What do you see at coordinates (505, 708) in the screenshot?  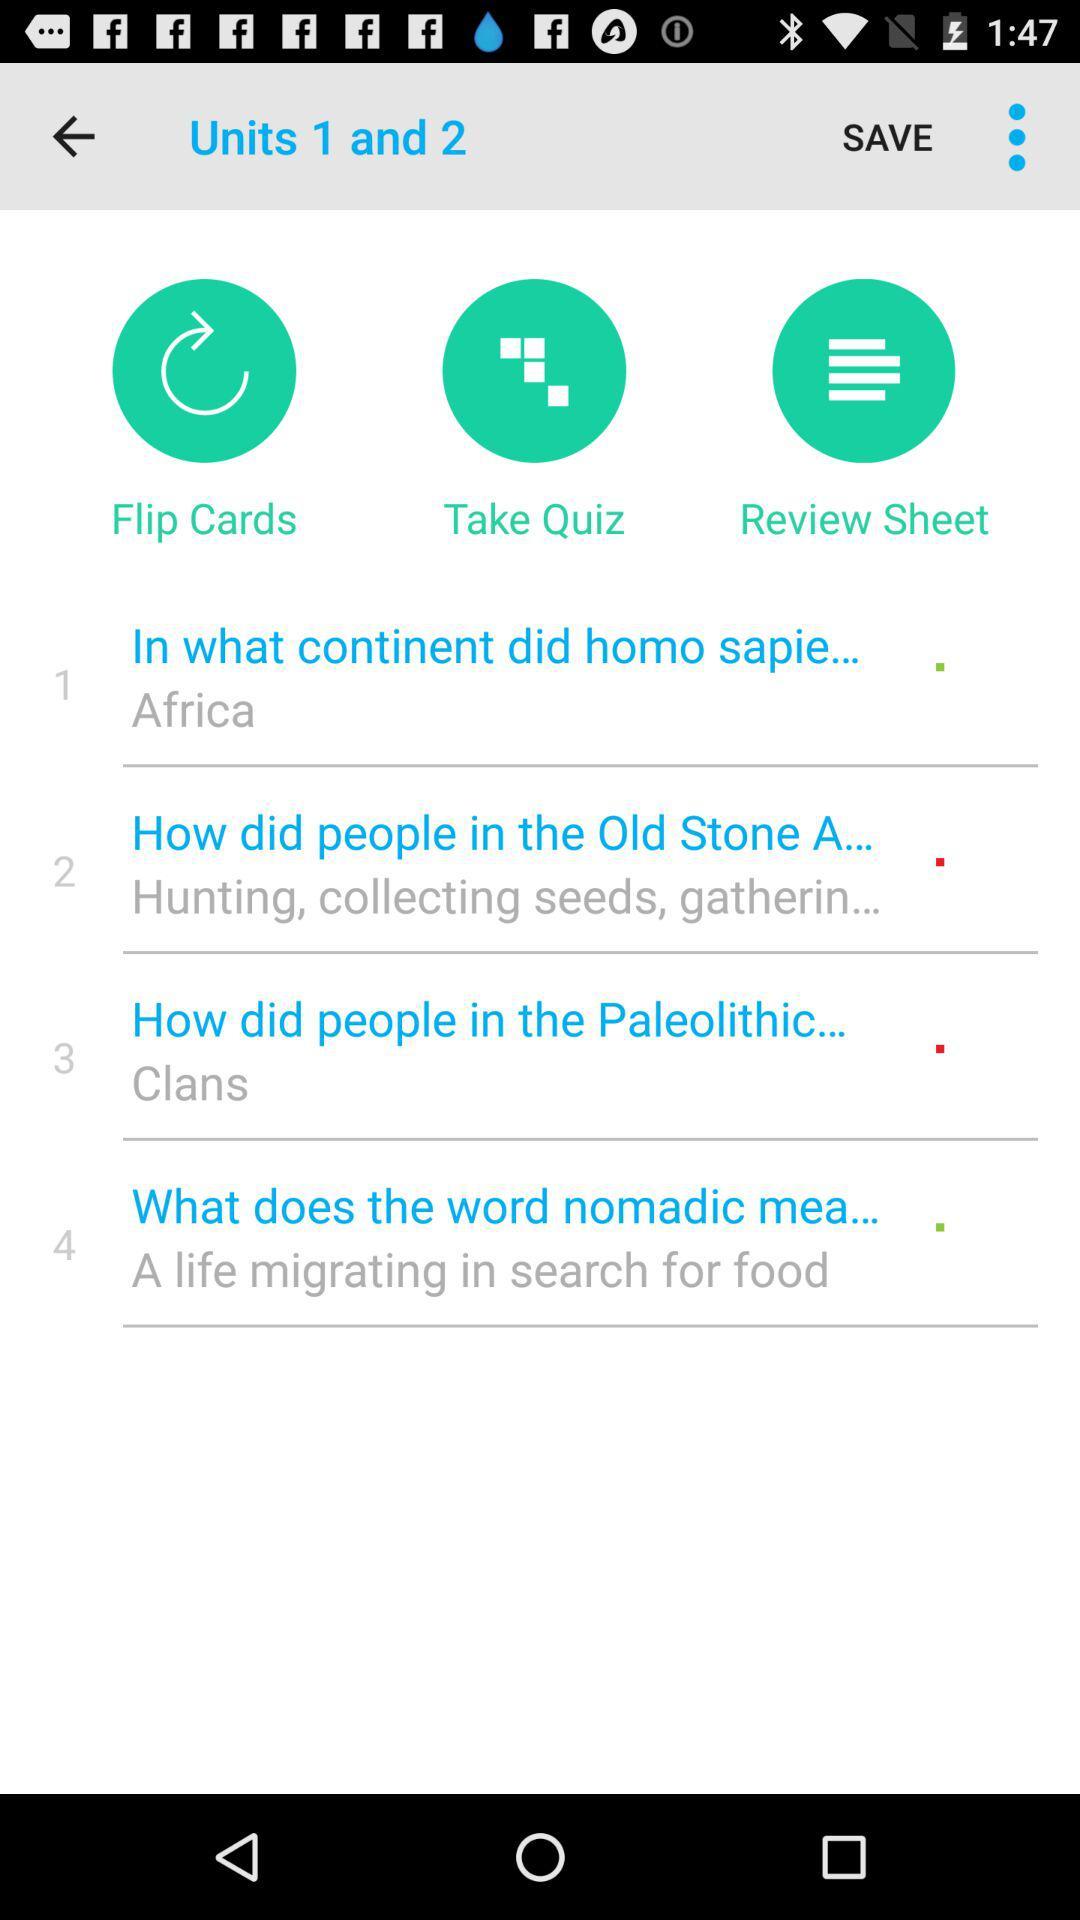 I see `the item to the right of 1` at bounding box center [505, 708].